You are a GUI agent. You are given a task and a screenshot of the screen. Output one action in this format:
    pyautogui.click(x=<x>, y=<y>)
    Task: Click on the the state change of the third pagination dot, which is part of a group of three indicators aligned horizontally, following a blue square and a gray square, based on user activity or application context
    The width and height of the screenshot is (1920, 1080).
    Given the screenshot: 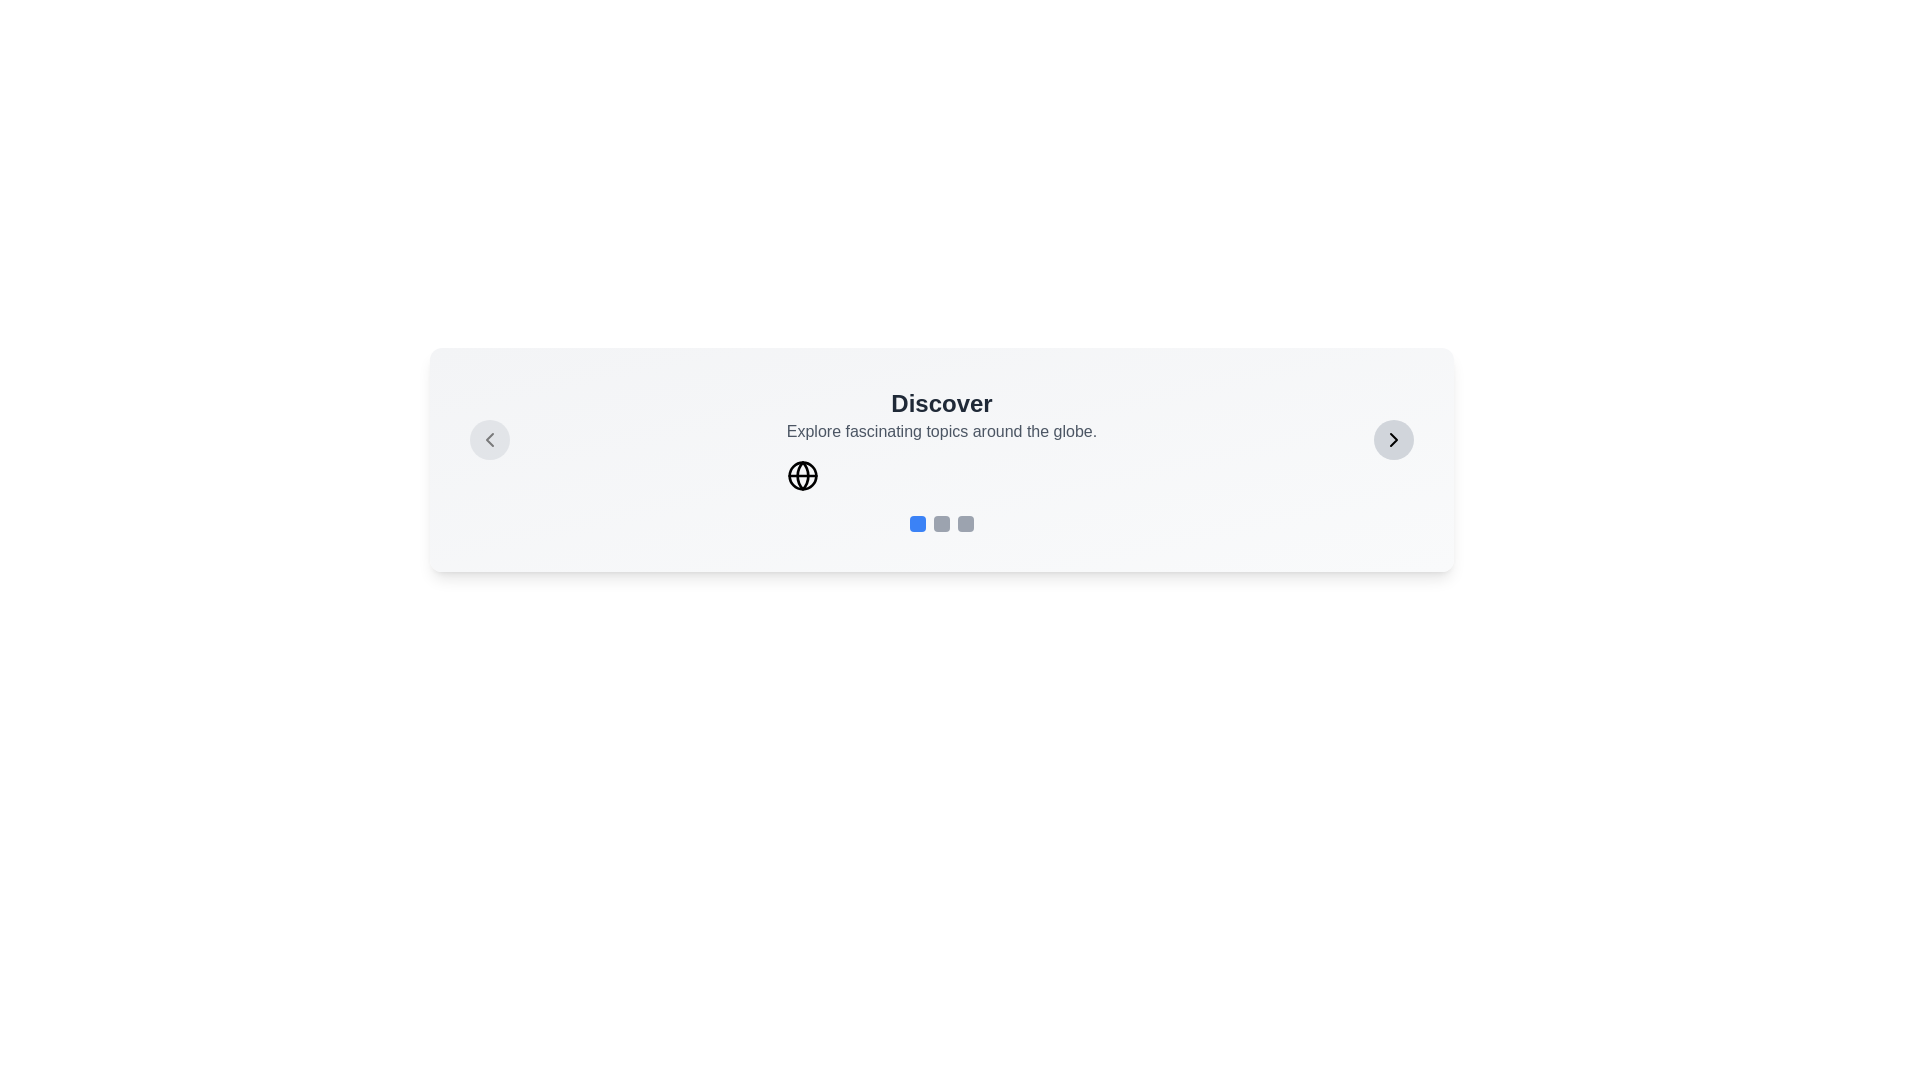 What is the action you would take?
    pyautogui.click(x=965, y=523)
    